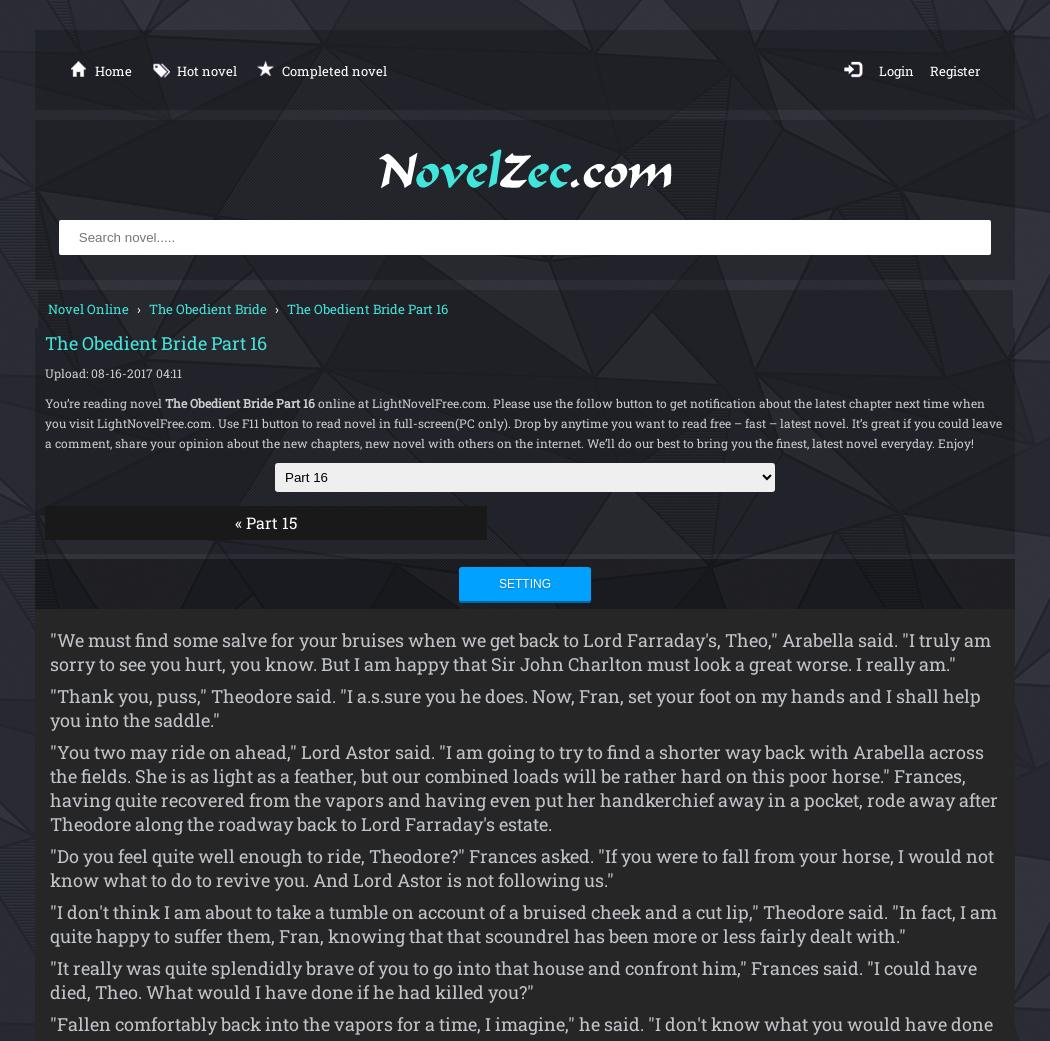 Image resolution: width=1050 pixels, height=1041 pixels. Describe the element at coordinates (44, 402) in the screenshot. I see `'You’re reading novel'` at that location.